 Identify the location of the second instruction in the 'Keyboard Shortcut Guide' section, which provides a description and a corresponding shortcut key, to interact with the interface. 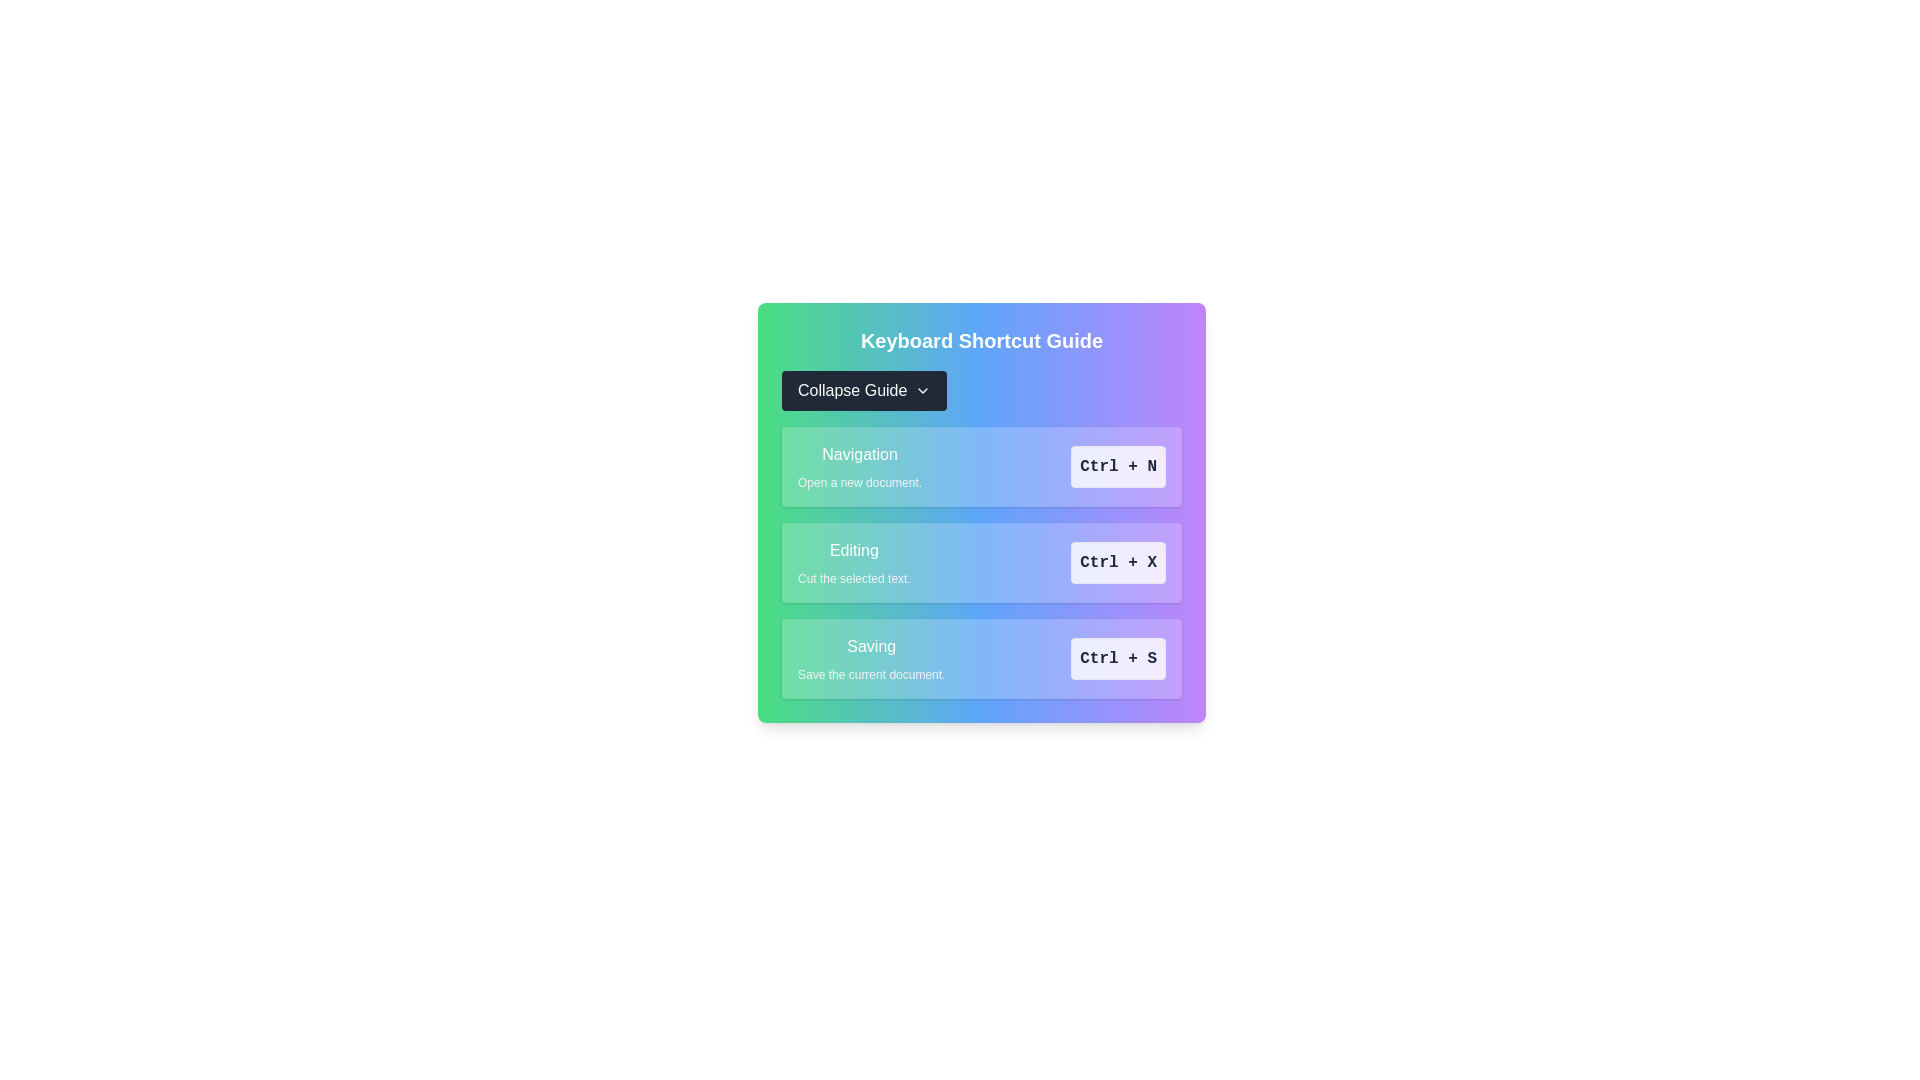
(982, 563).